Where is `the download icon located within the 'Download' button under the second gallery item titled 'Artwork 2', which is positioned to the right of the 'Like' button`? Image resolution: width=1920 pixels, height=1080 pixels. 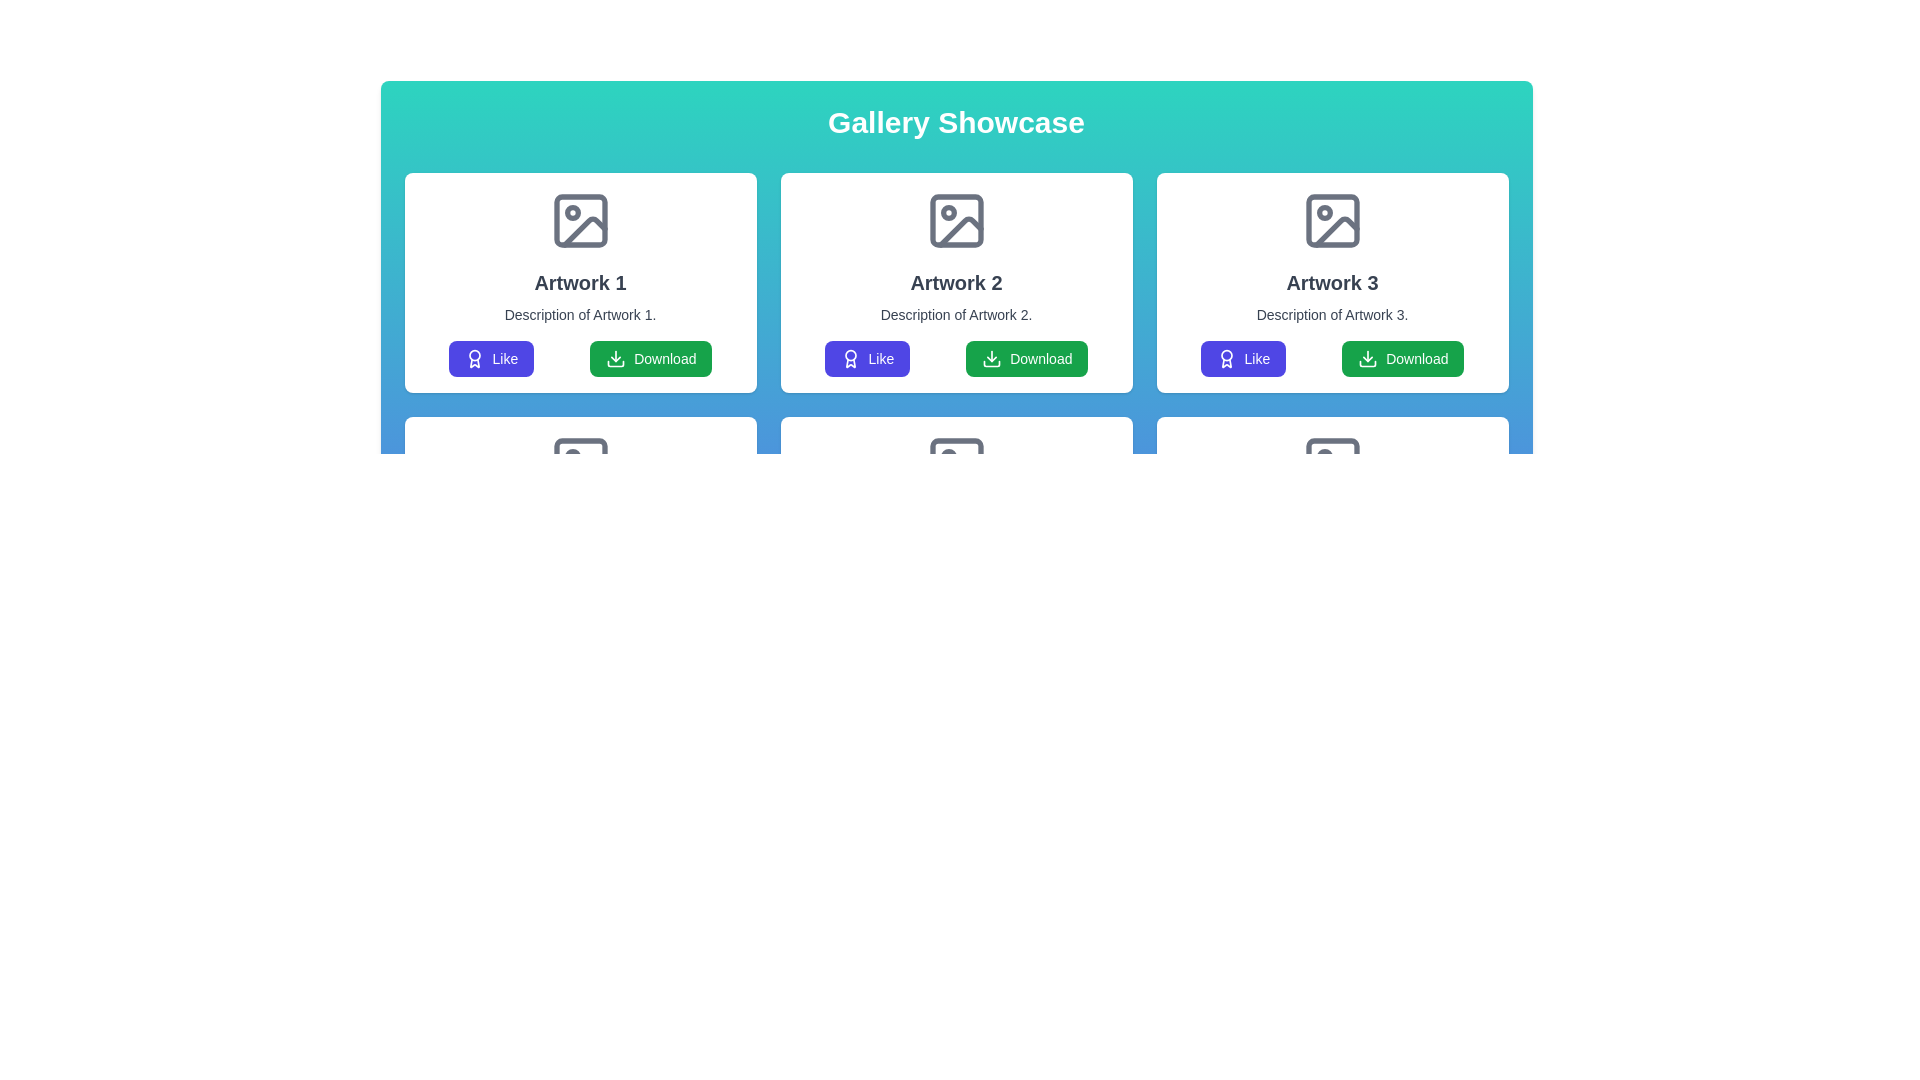
the download icon located within the 'Download' button under the second gallery item titled 'Artwork 2', which is positioned to the right of the 'Like' button is located at coordinates (992, 357).